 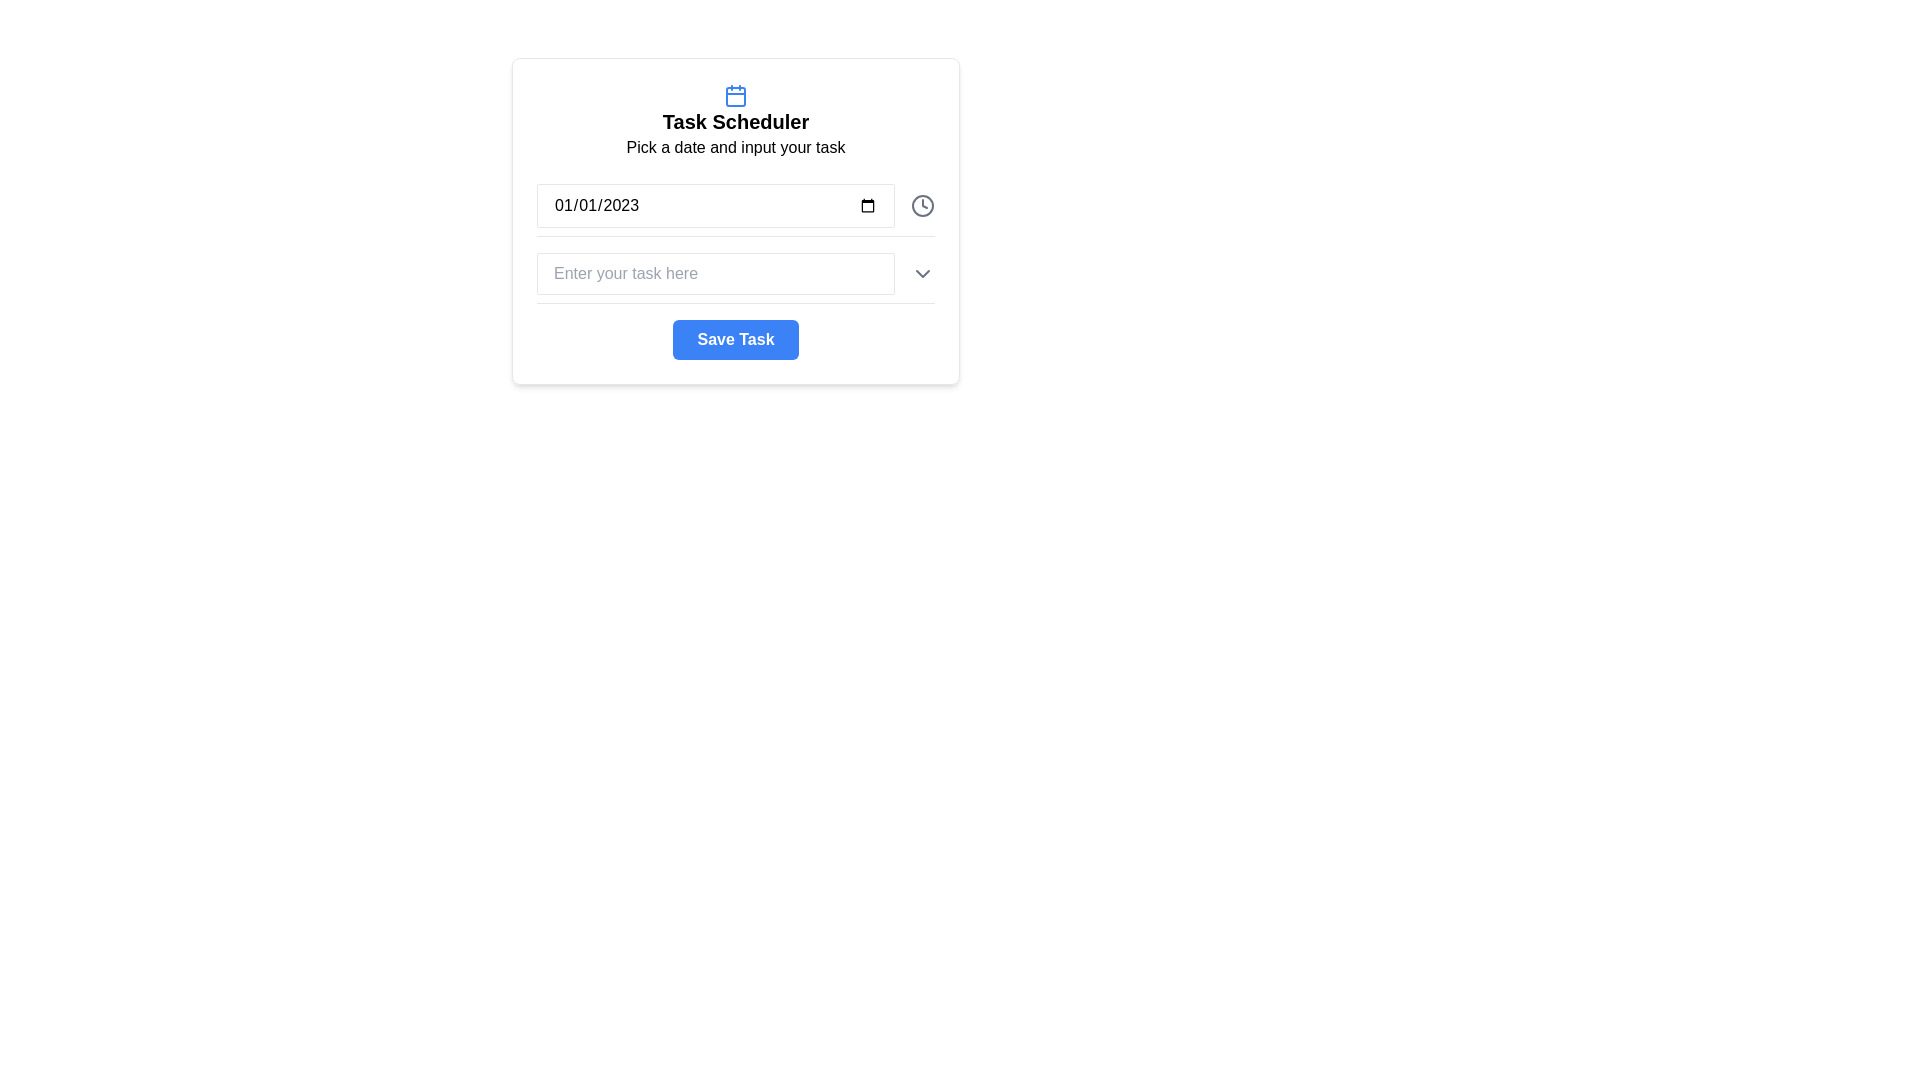 What do you see at coordinates (921, 204) in the screenshot?
I see `the clock icon, which is a gray outlined circular icon with two hands representing a clock, located adjacent to the right of the date input field` at bounding box center [921, 204].